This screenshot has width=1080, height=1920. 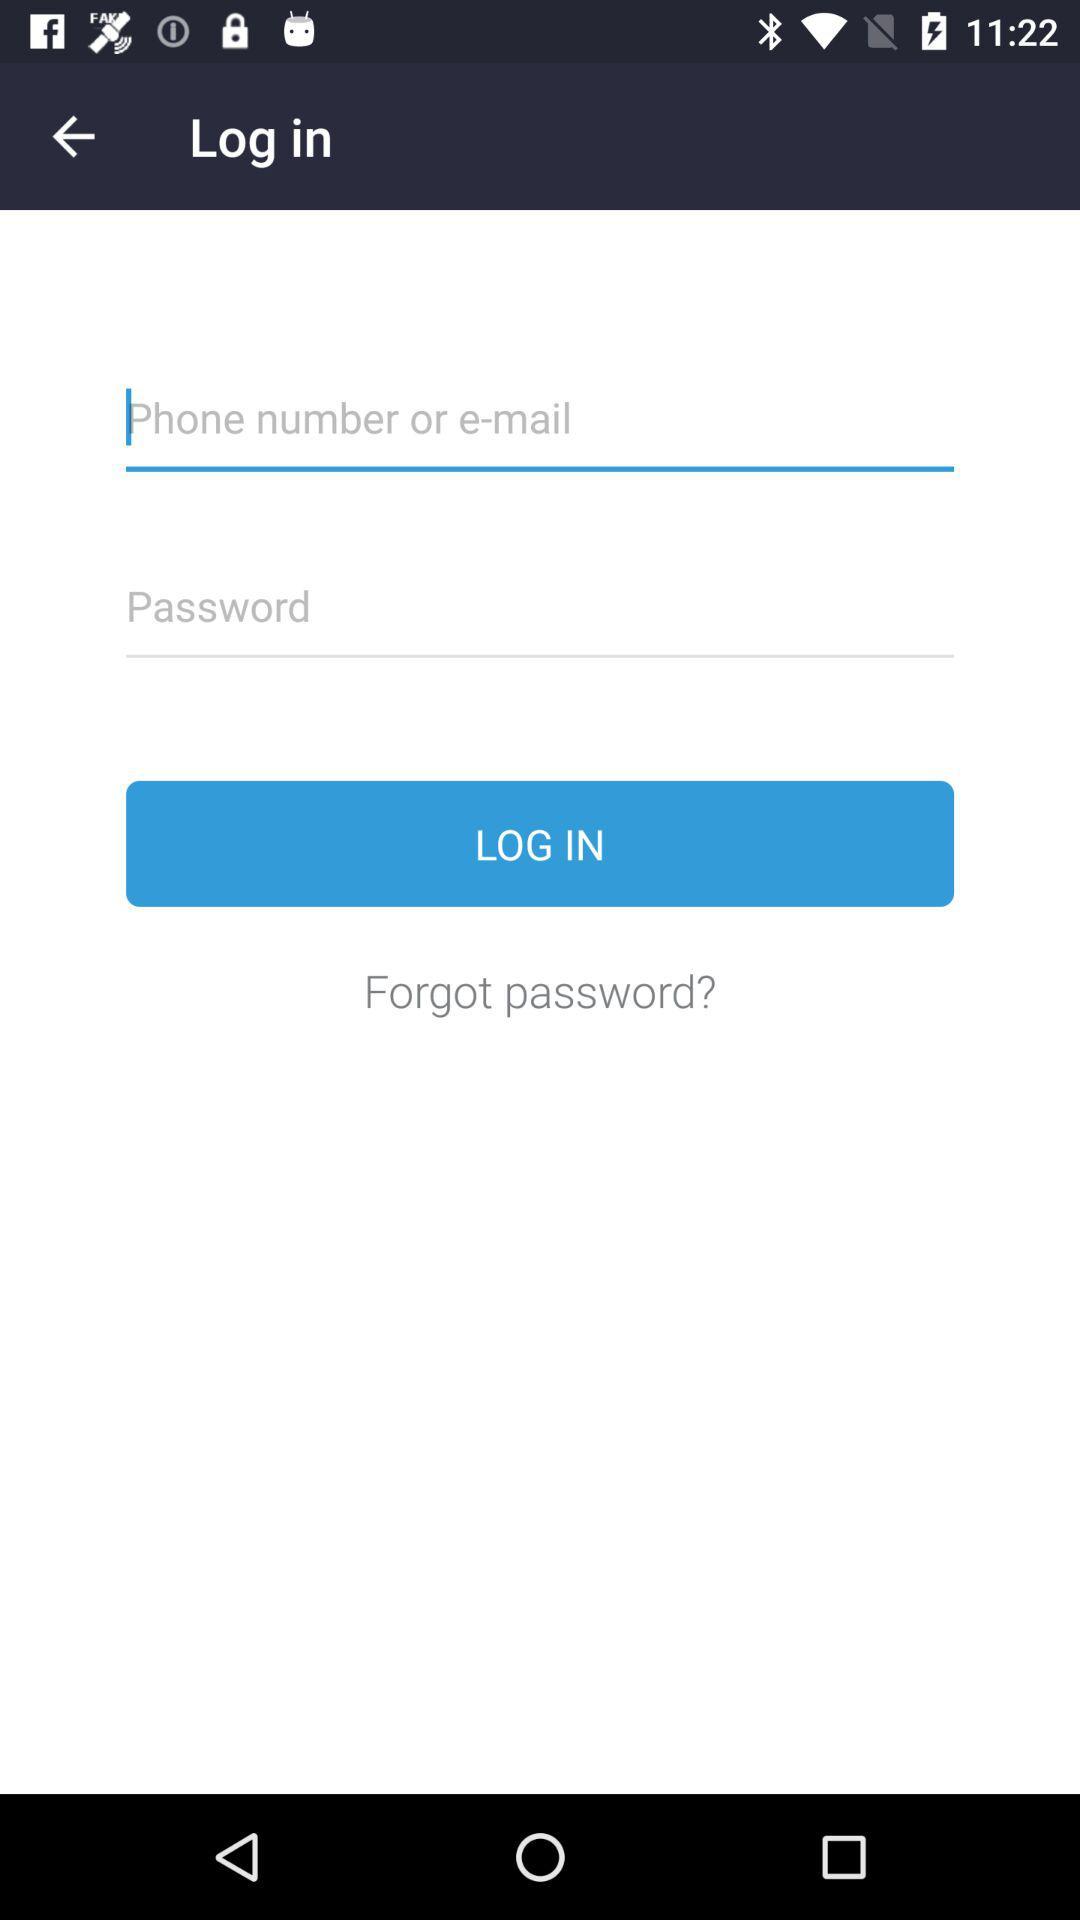 What do you see at coordinates (540, 429) in the screenshot?
I see `put email` at bounding box center [540, 429].